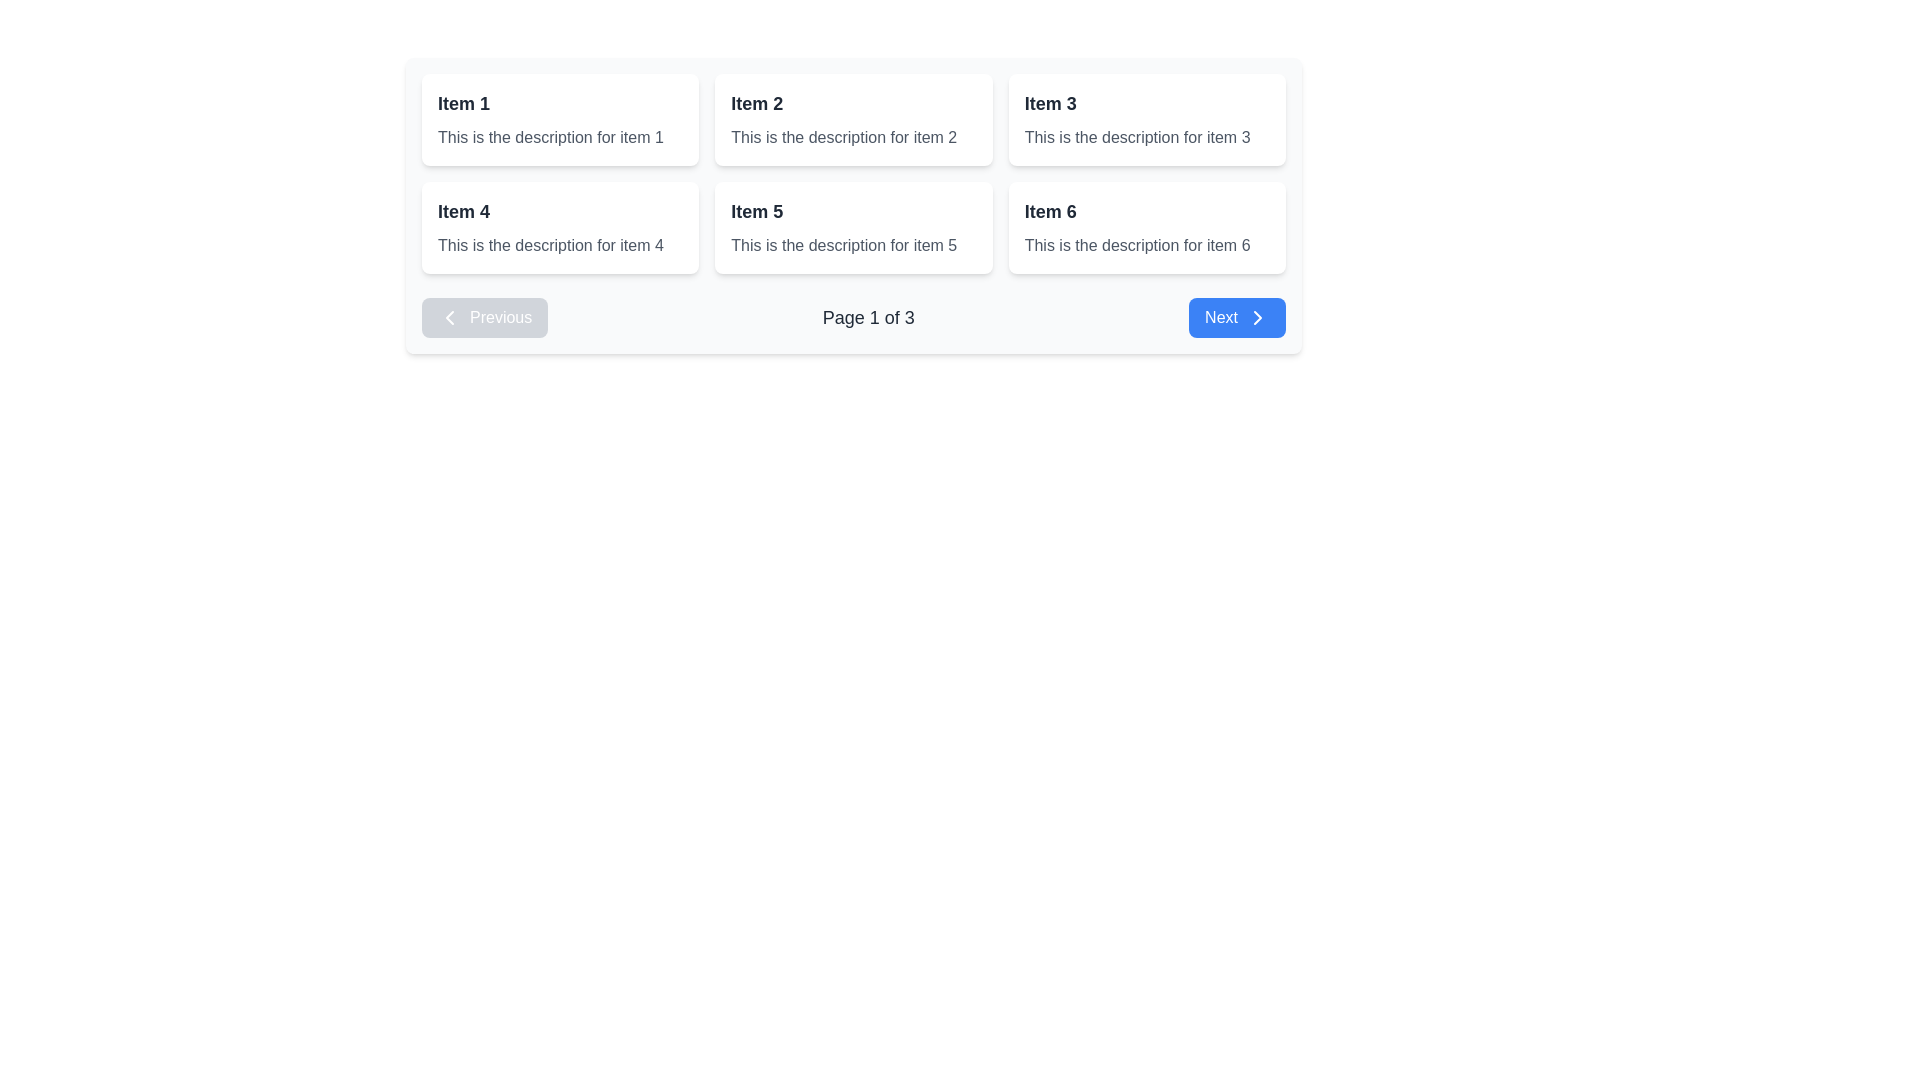 The width and height of the screenshot is (1920, 1080). Describe the element at coordinates (1049, 212) in the screenshot. I see `the Text Label that serves as the title for the sixth item card in the grid located in the third column of the second row` at that location.